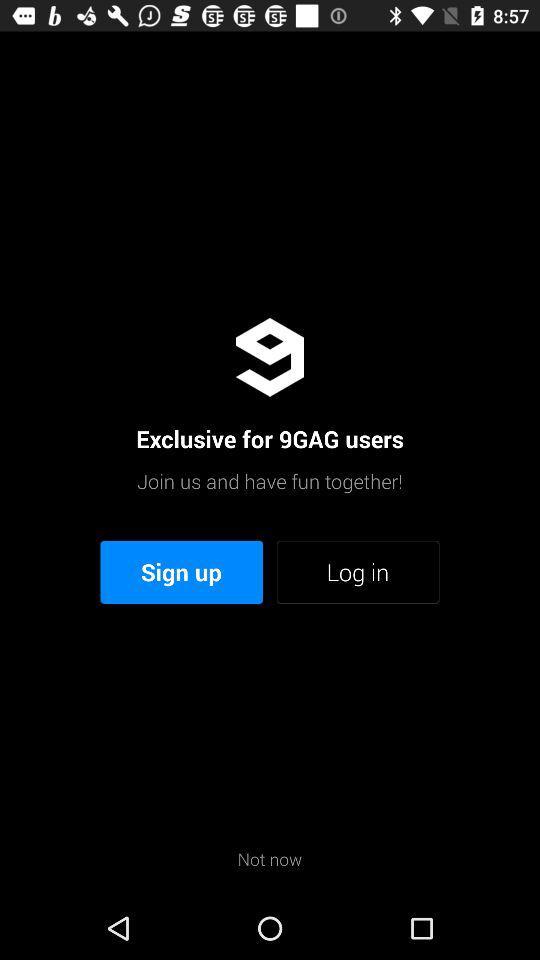  I want to click on icon to the right of sign up icon, so click(357, 572).